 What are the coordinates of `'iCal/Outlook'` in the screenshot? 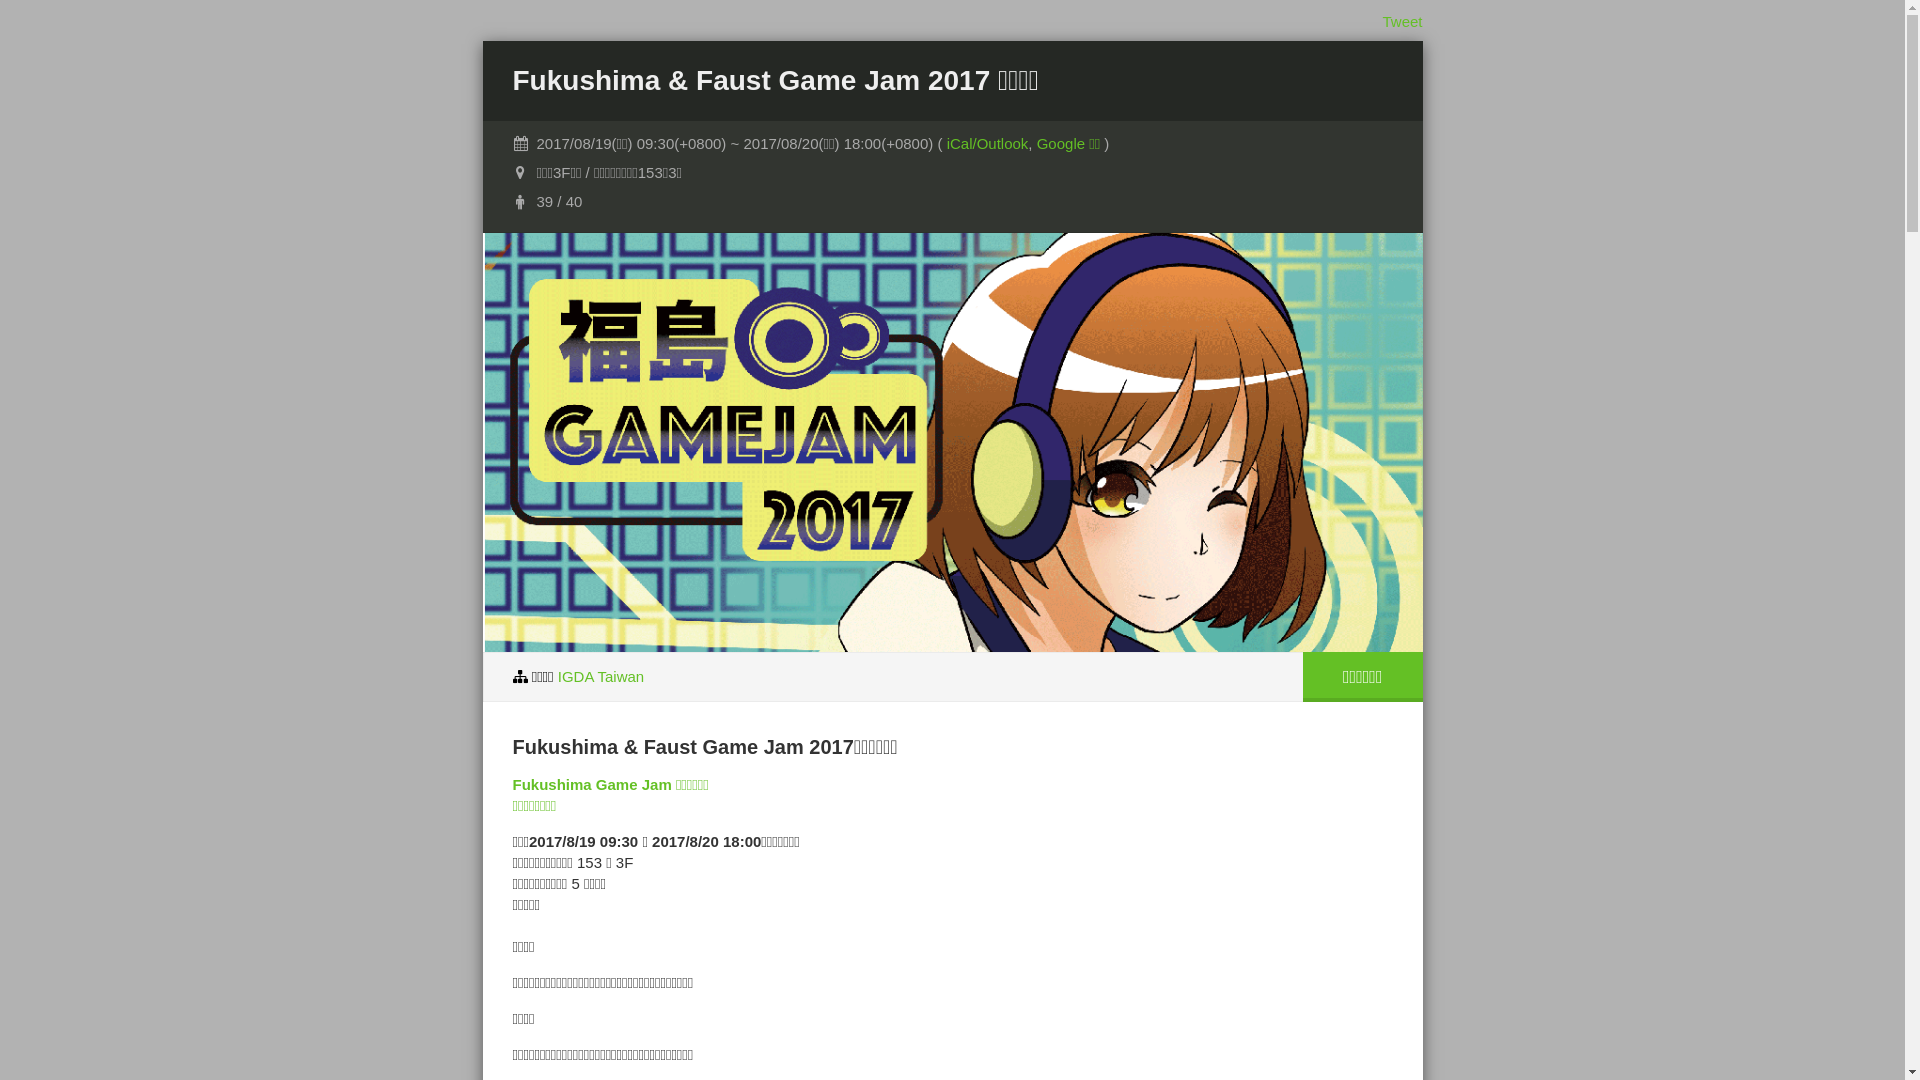 It's located at (988, 142).